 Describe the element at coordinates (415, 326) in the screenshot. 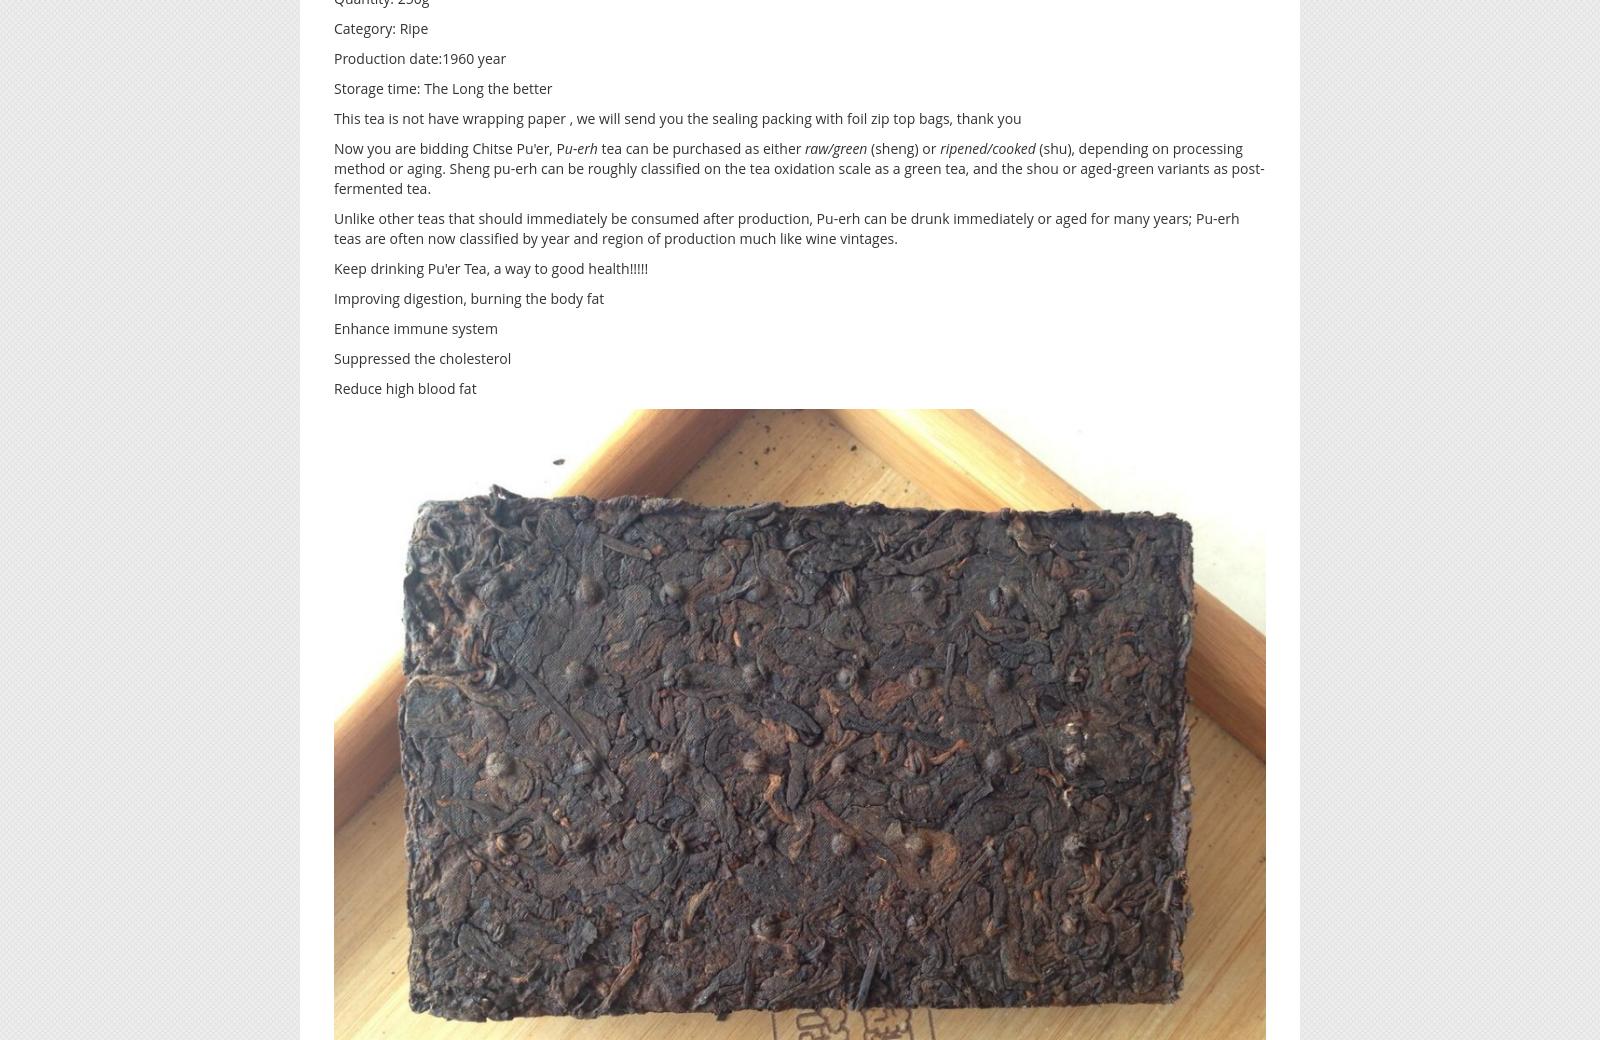

I see `'Enhance immune system'` at that location.